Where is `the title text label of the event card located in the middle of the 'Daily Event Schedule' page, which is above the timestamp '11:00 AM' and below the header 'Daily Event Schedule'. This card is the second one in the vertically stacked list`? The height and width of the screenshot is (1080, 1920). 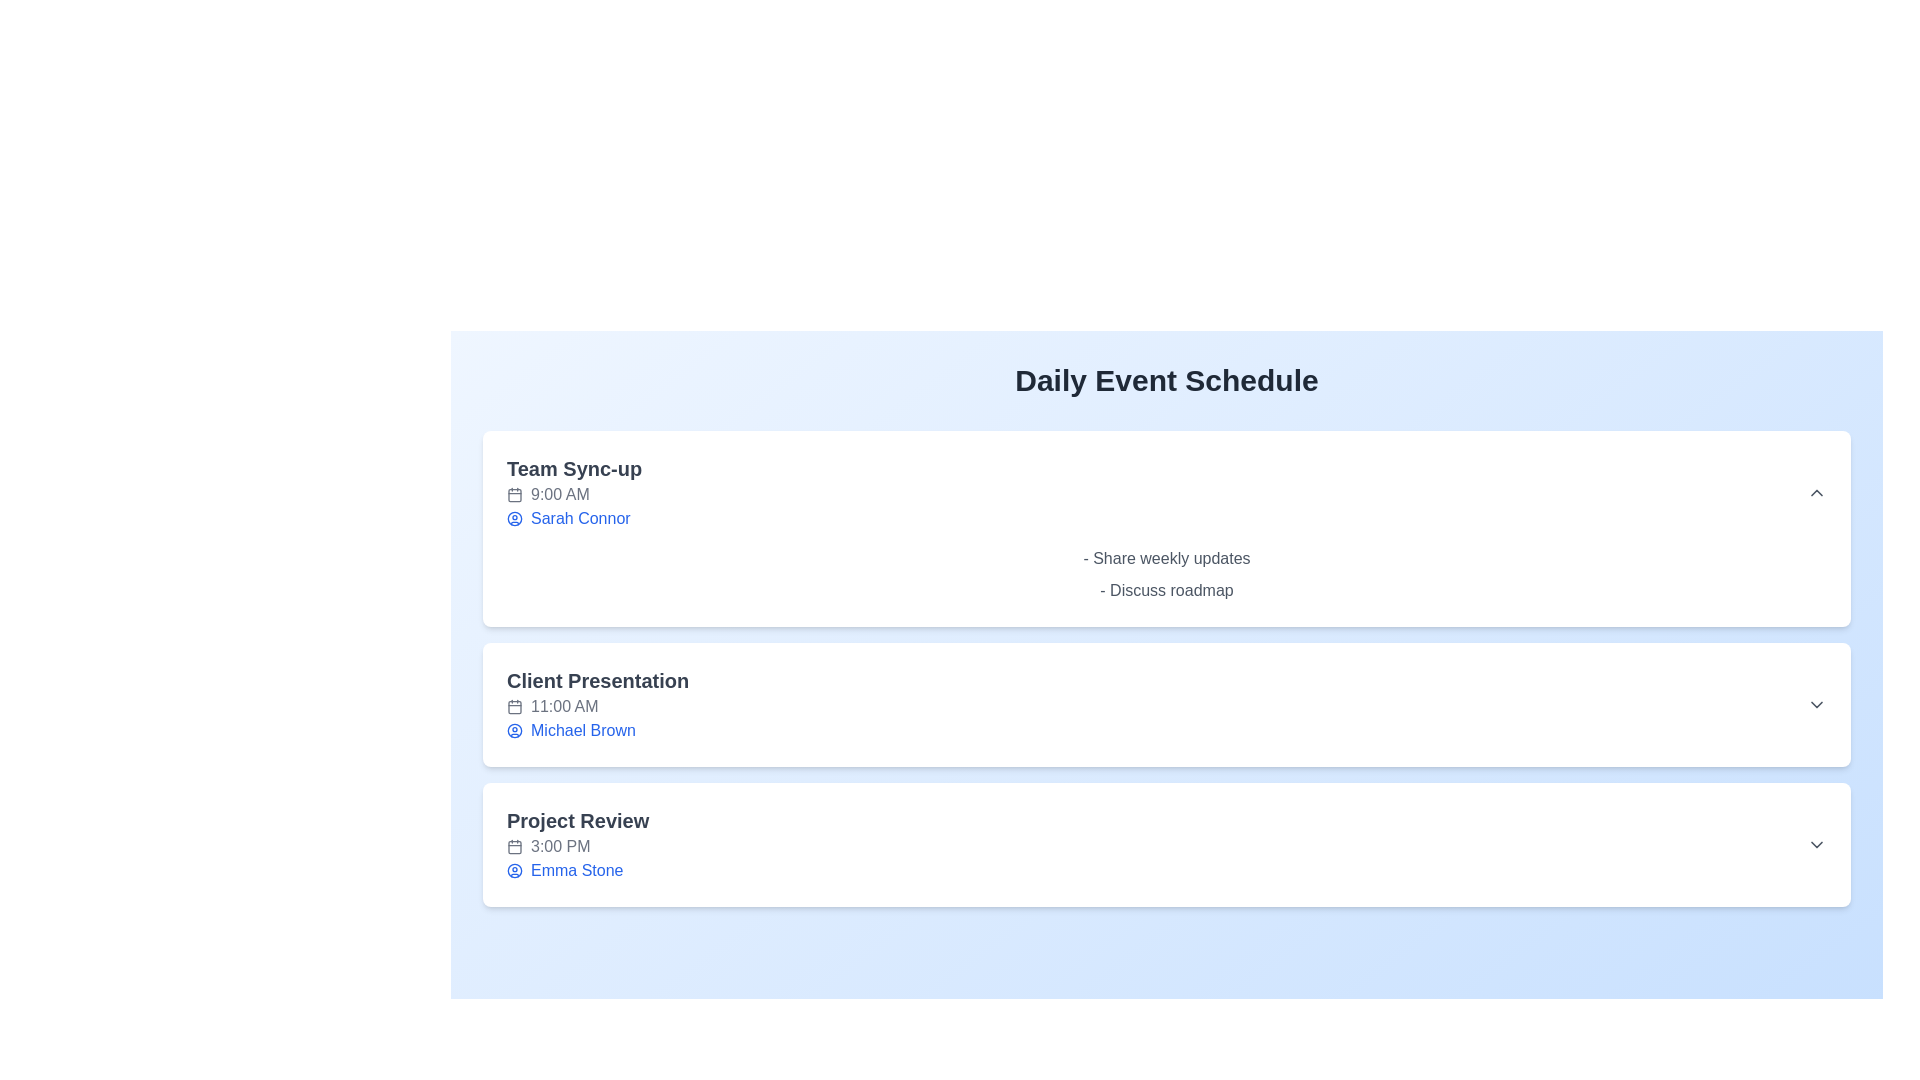 the title text label of the event card located in the middle of the 'Daily Event Schedule' page, which is above the timestamp '11:00 AM' and below the header 'Daily Event Schedule'. This card is the second one in the vertically stacked list is located at coordinates (597, 680).